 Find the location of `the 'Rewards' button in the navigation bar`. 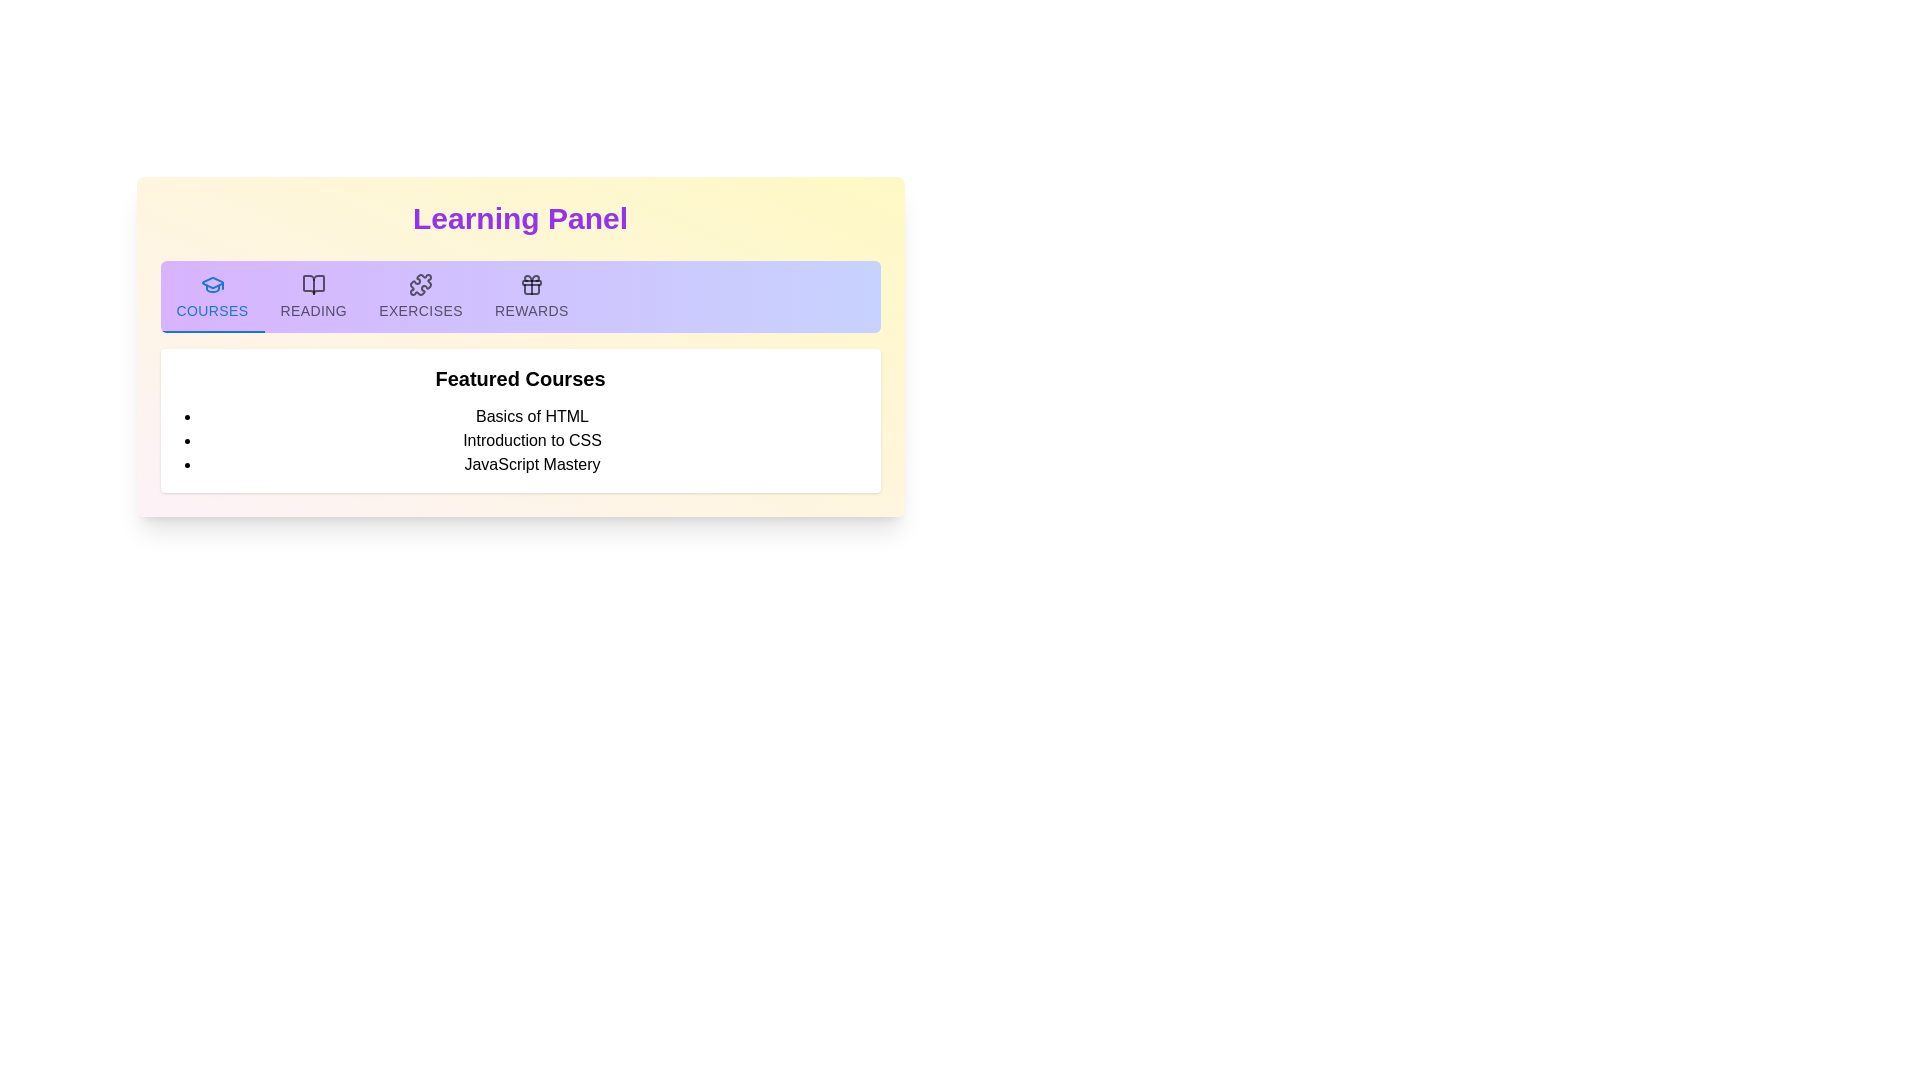

the 'Rewards' button in the navigation bar is located at coordinates (531, 285).